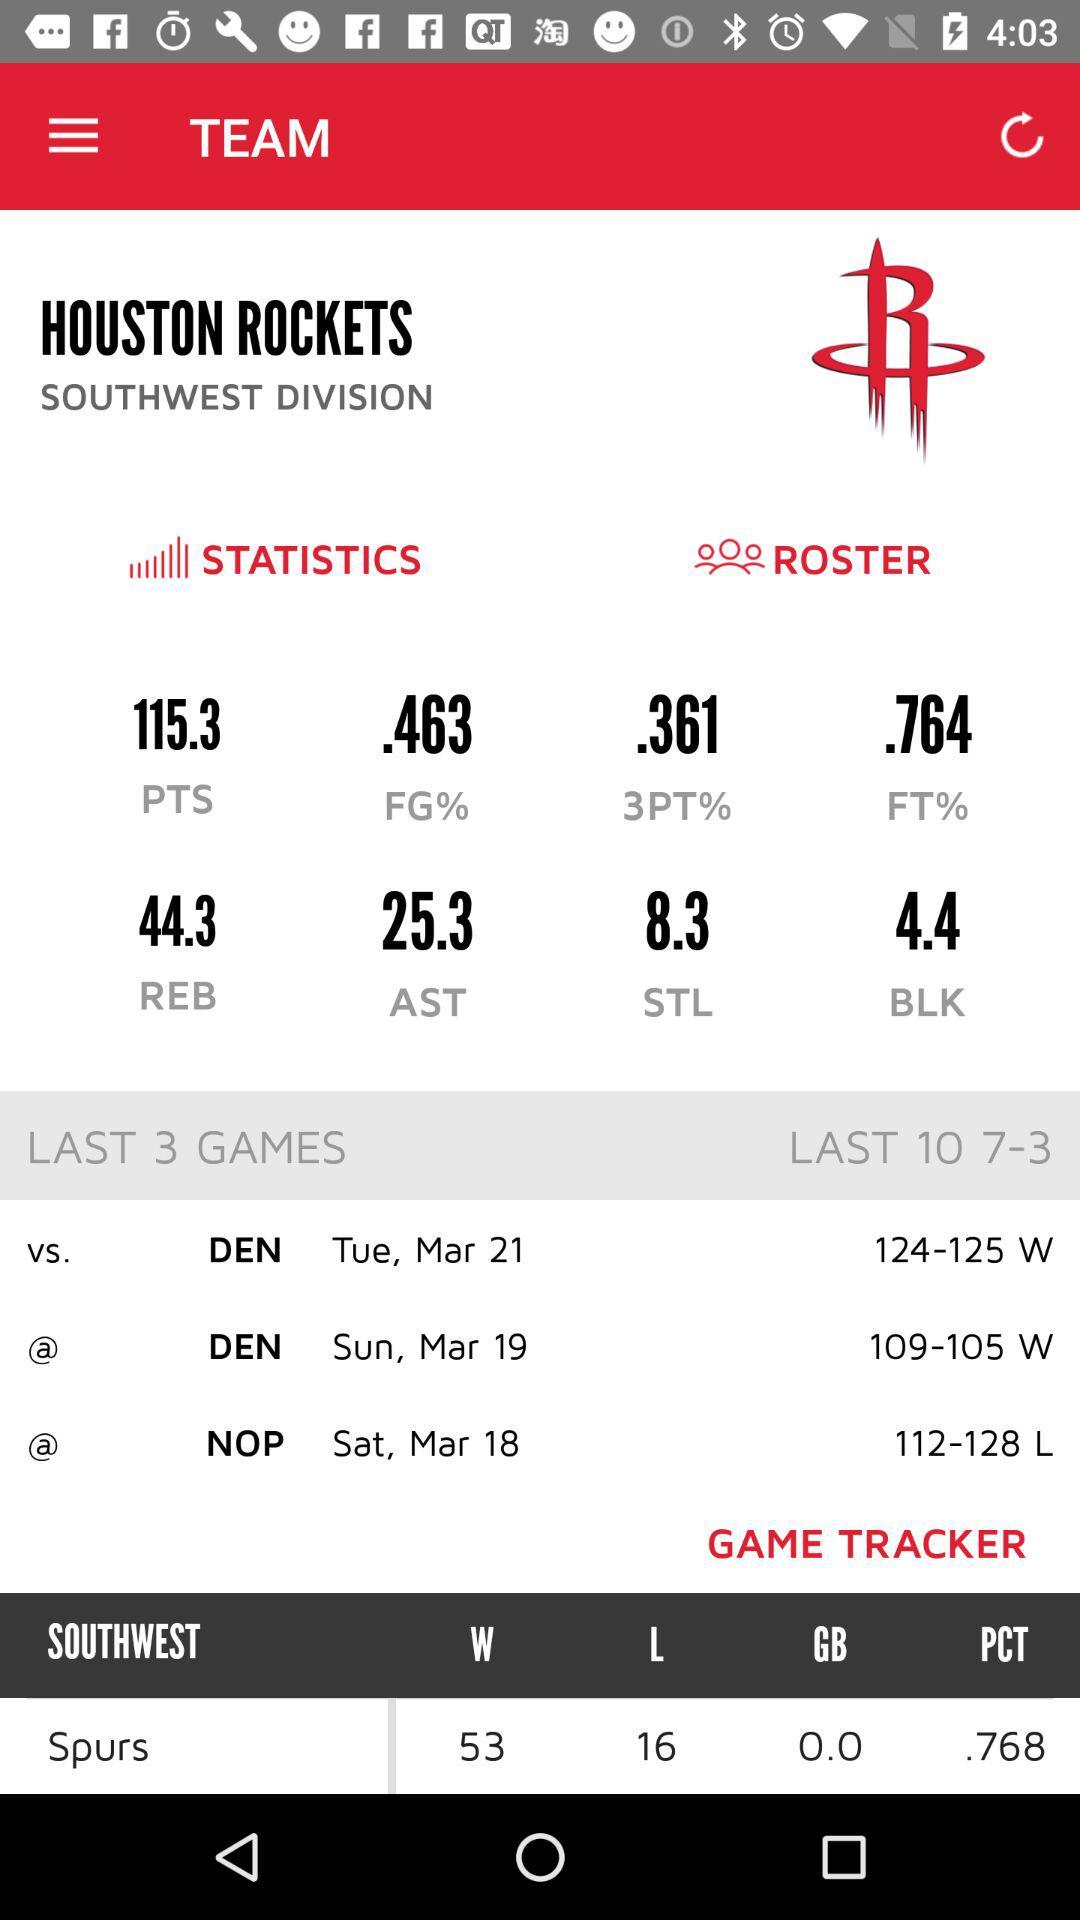 This screenshot has width=1080, height=1920. What do you see at coordinates (729, 556) in the screenshot?
I see `the icon left to roster` at bounding box center [729, 556].